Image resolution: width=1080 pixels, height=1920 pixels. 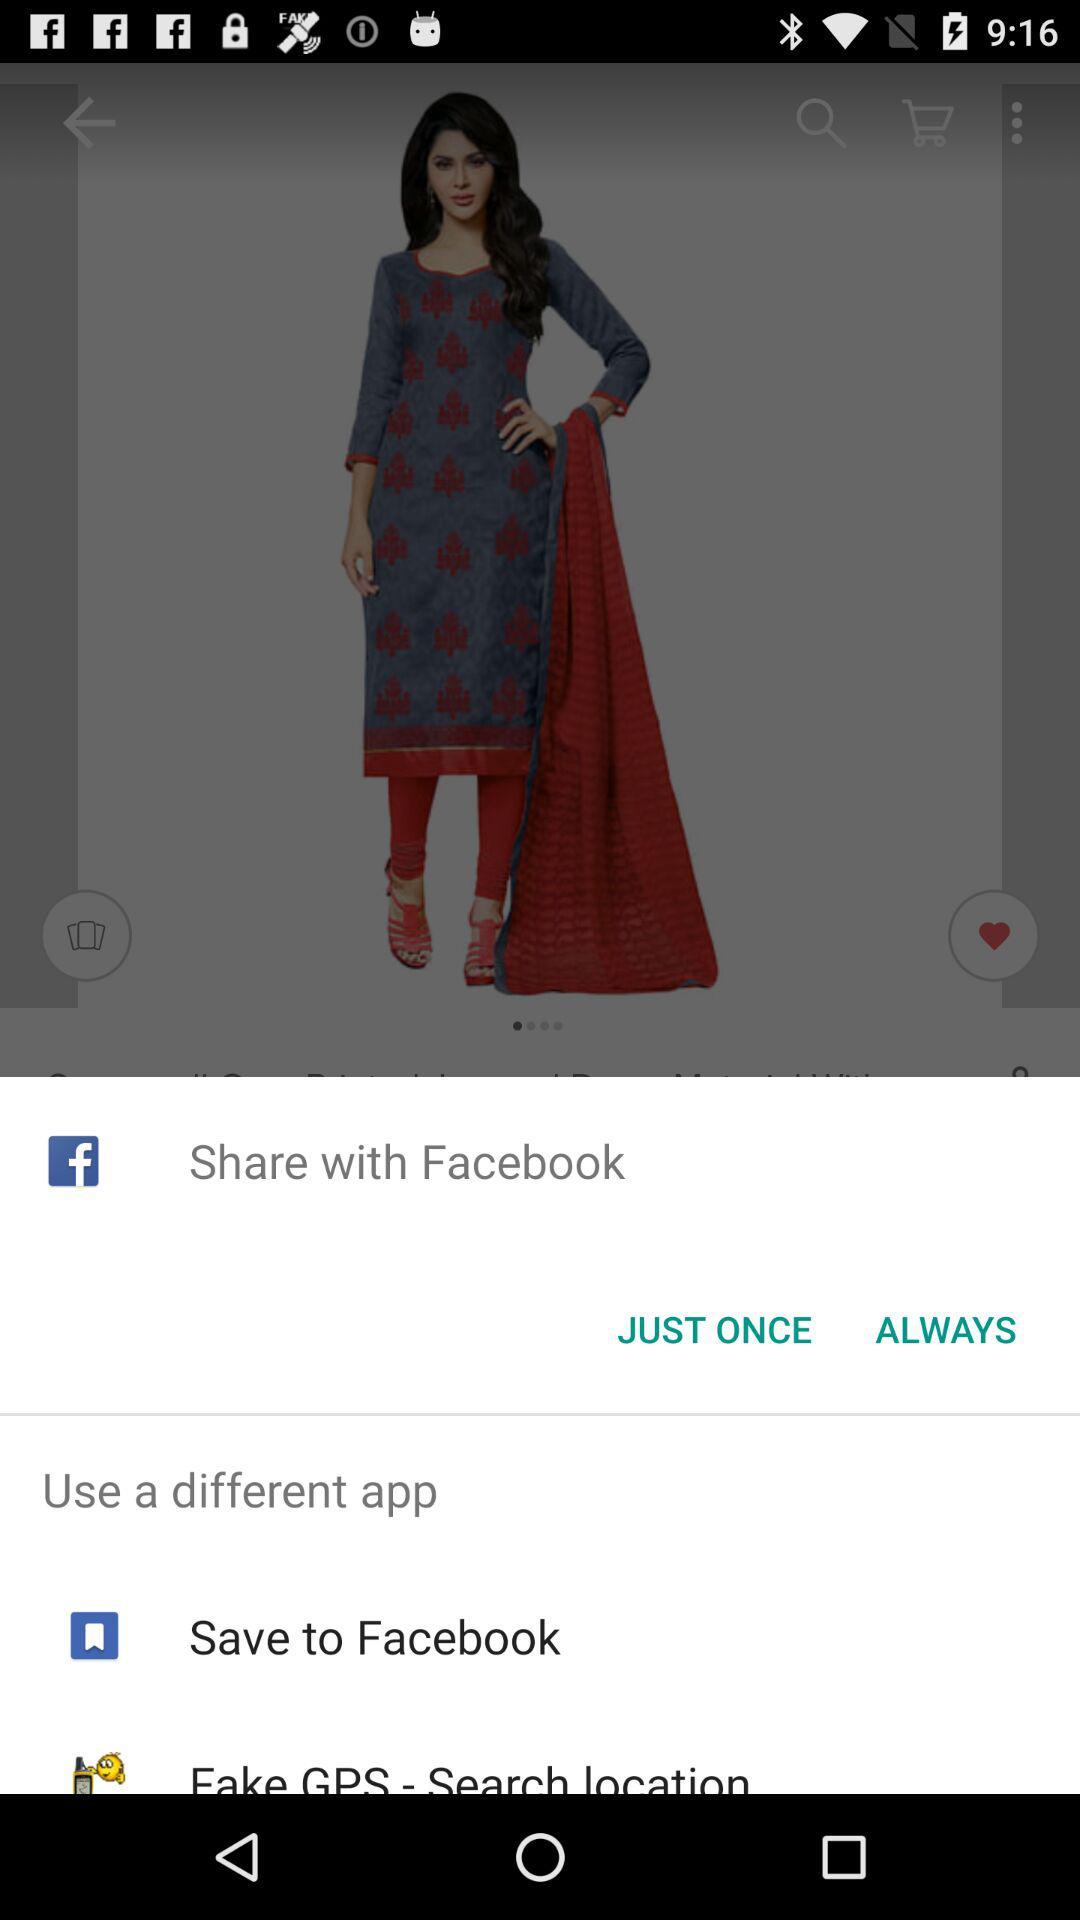 What do you see at coordinates (470, 1772) in the screenshot?
I see `fake gps search app` at bounding box center [470, 1772].